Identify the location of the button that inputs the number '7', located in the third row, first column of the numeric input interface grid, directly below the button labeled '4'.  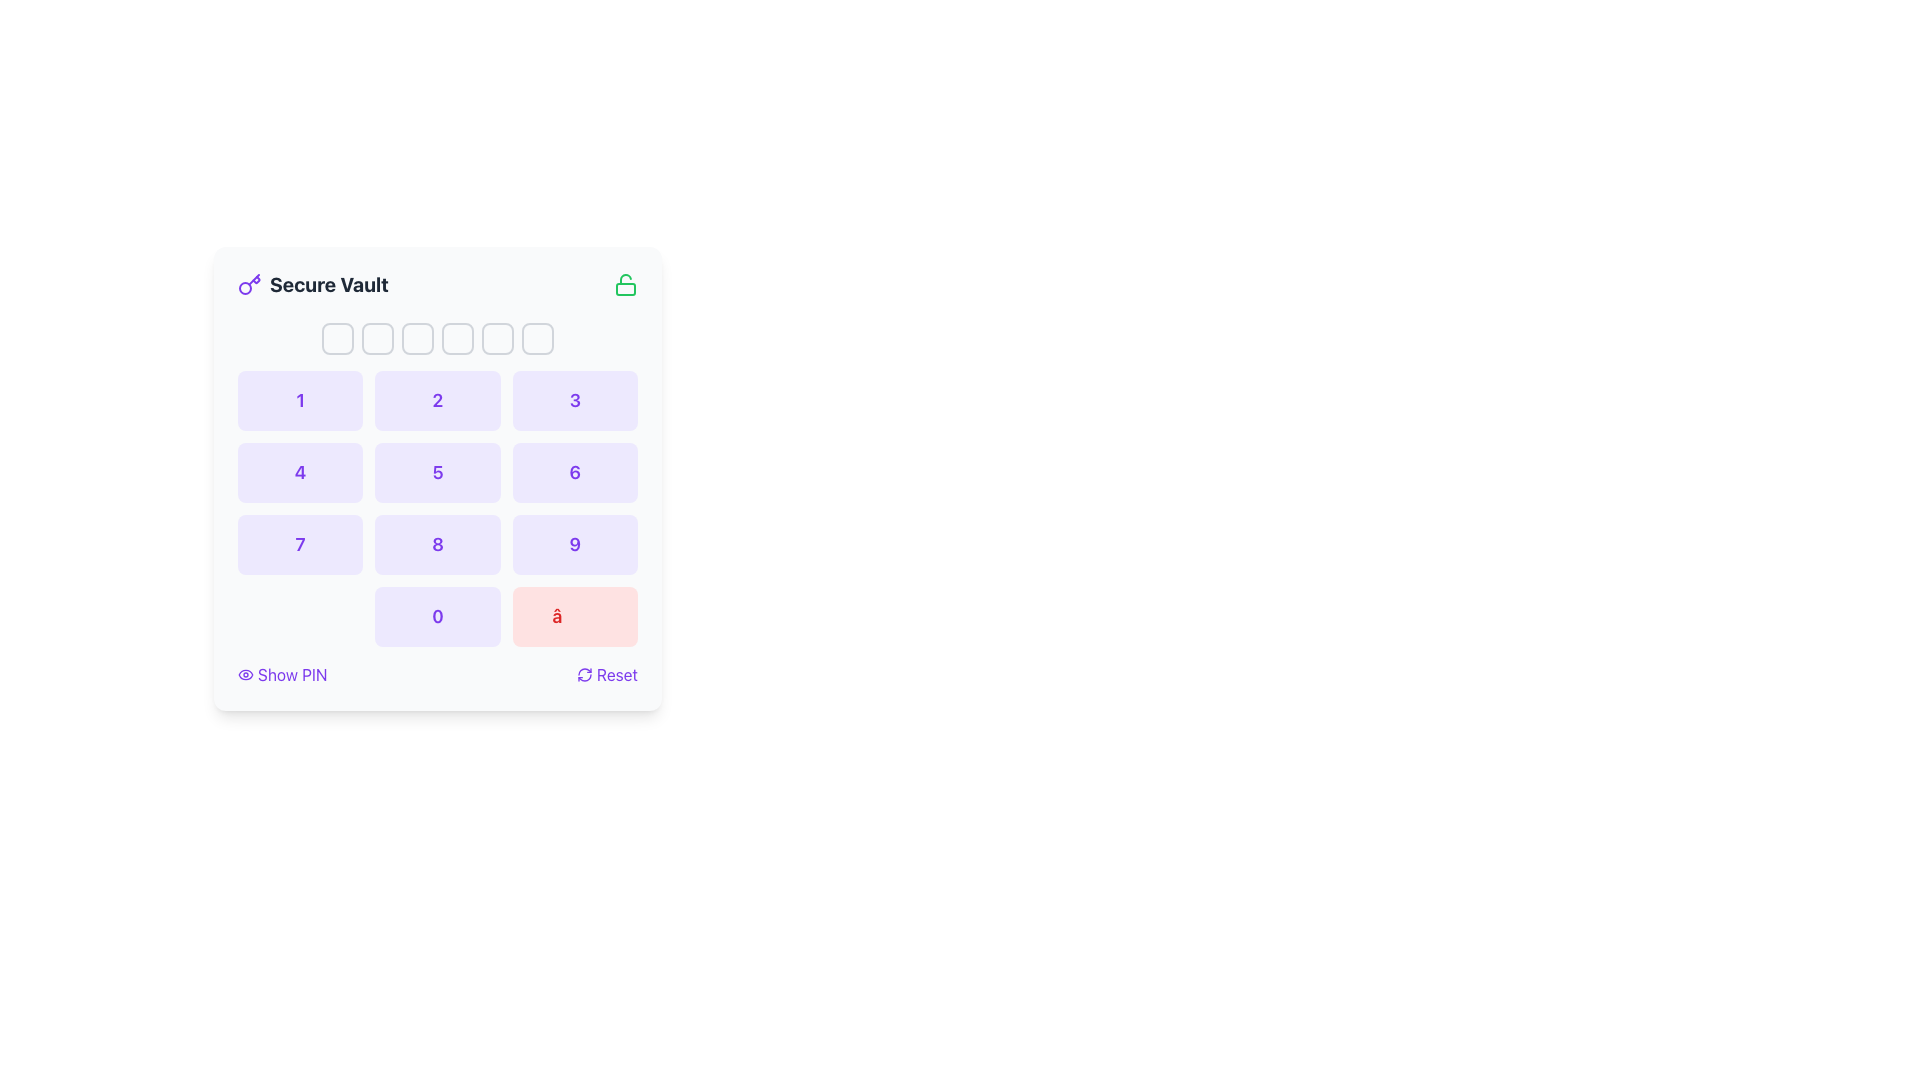
(299, 544).